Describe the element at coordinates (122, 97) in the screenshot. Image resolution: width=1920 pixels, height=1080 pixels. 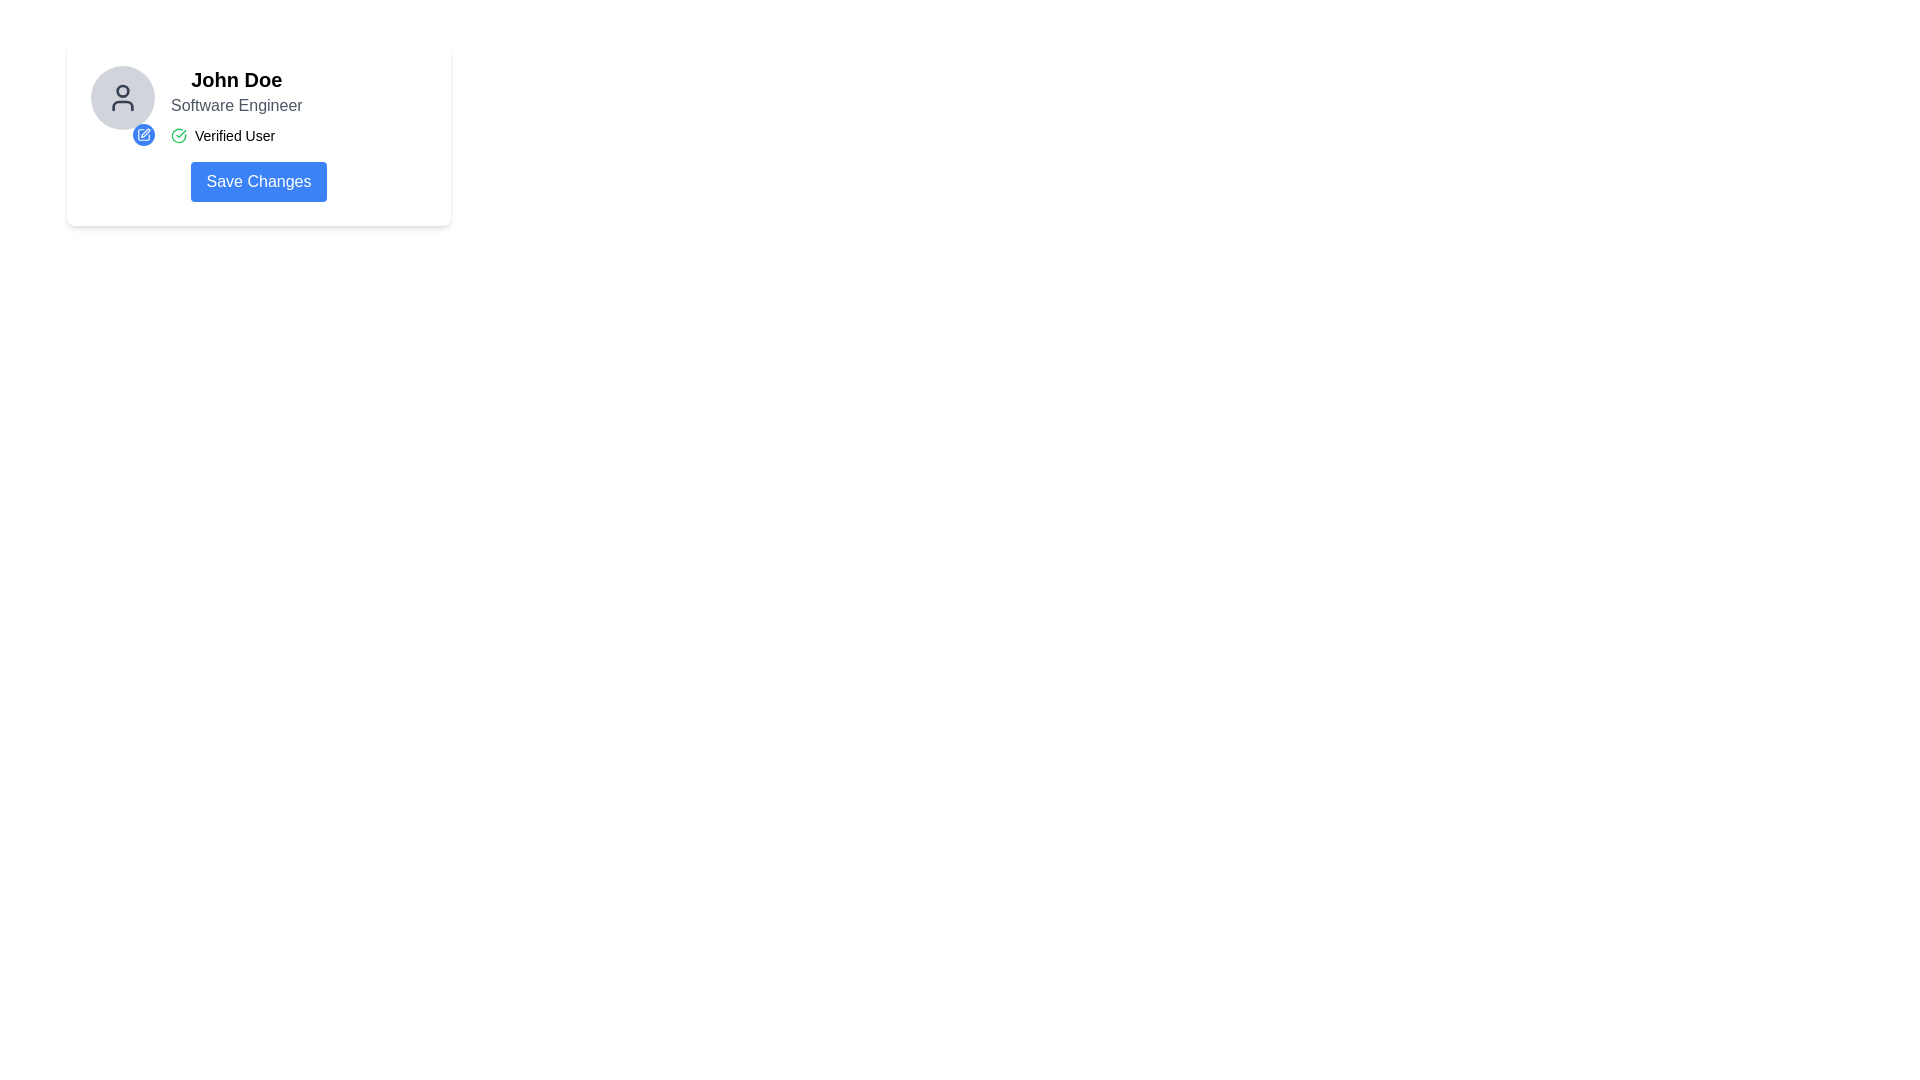
I see `the circular graphical avatar placeholder with a gray background and user icon outline` at that location.